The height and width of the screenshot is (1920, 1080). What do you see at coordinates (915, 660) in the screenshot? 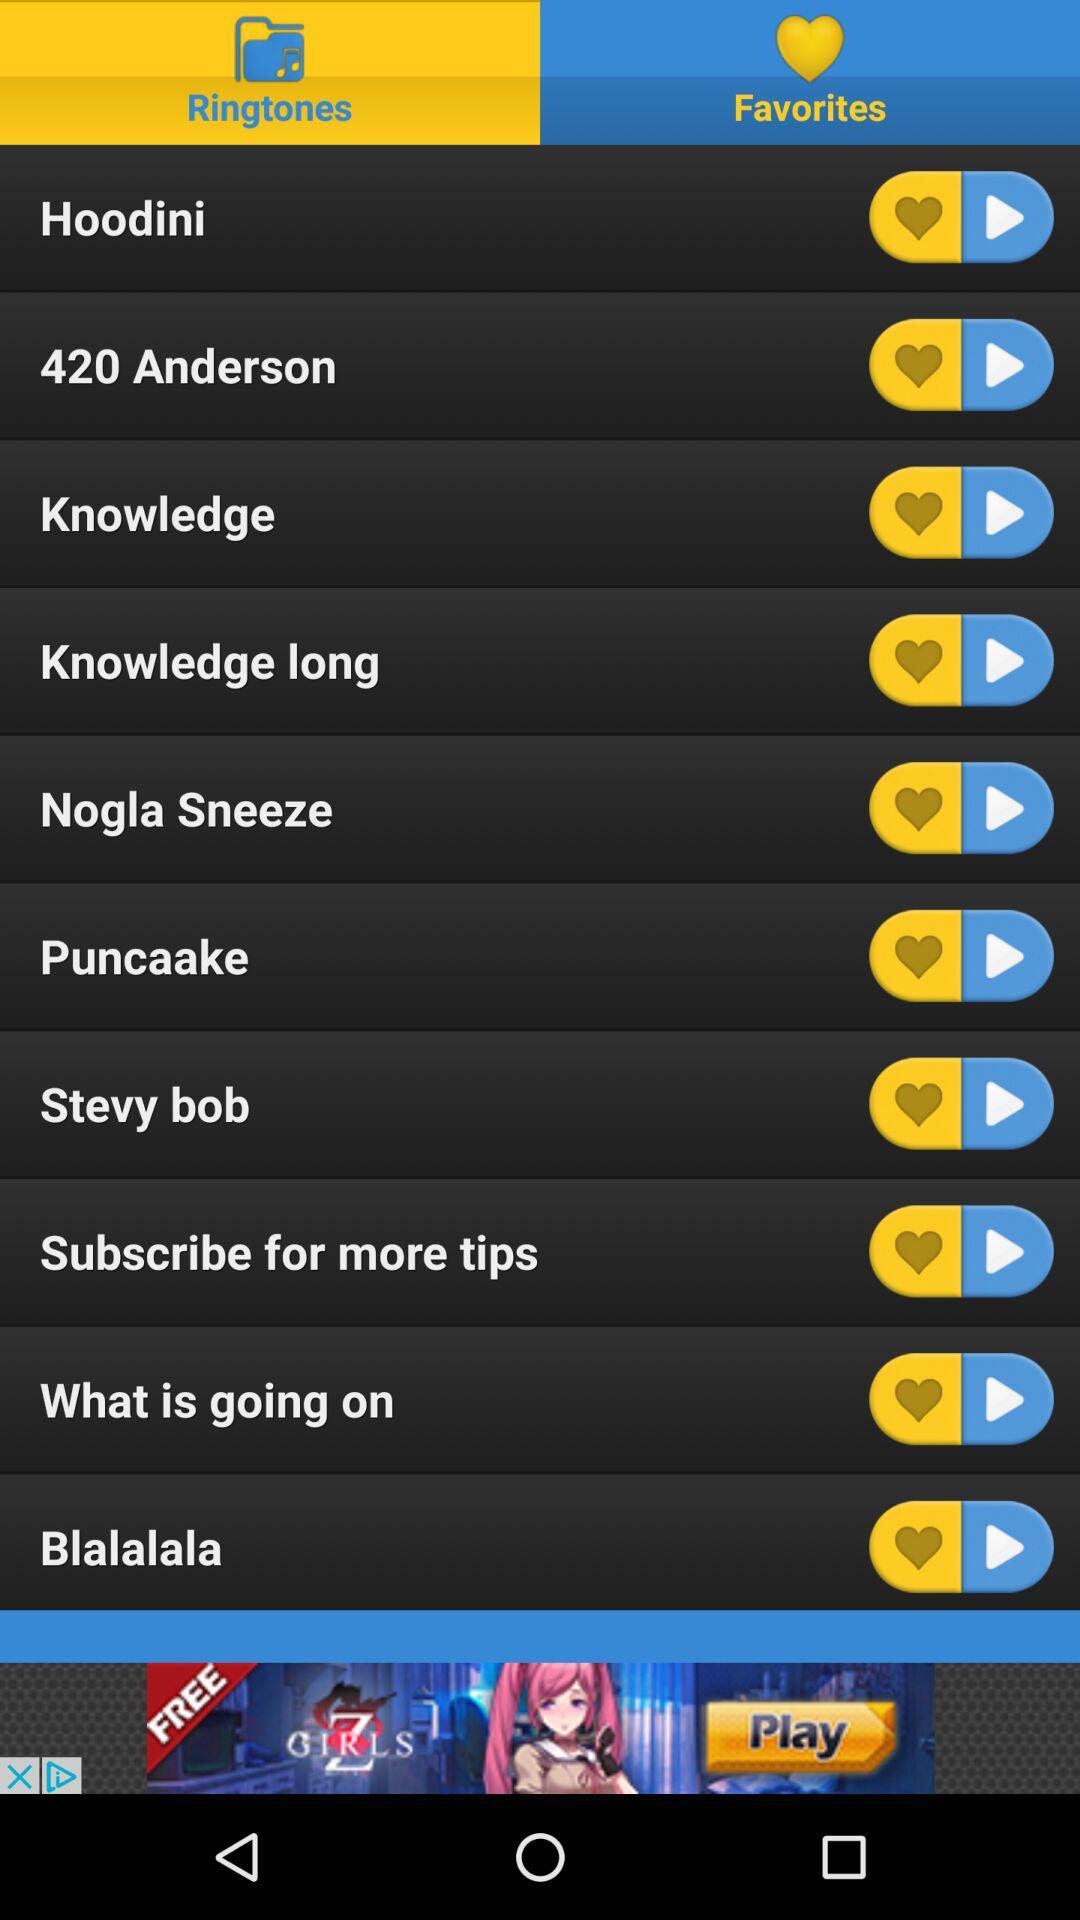
I see `this` at bounding box center [915, 660].